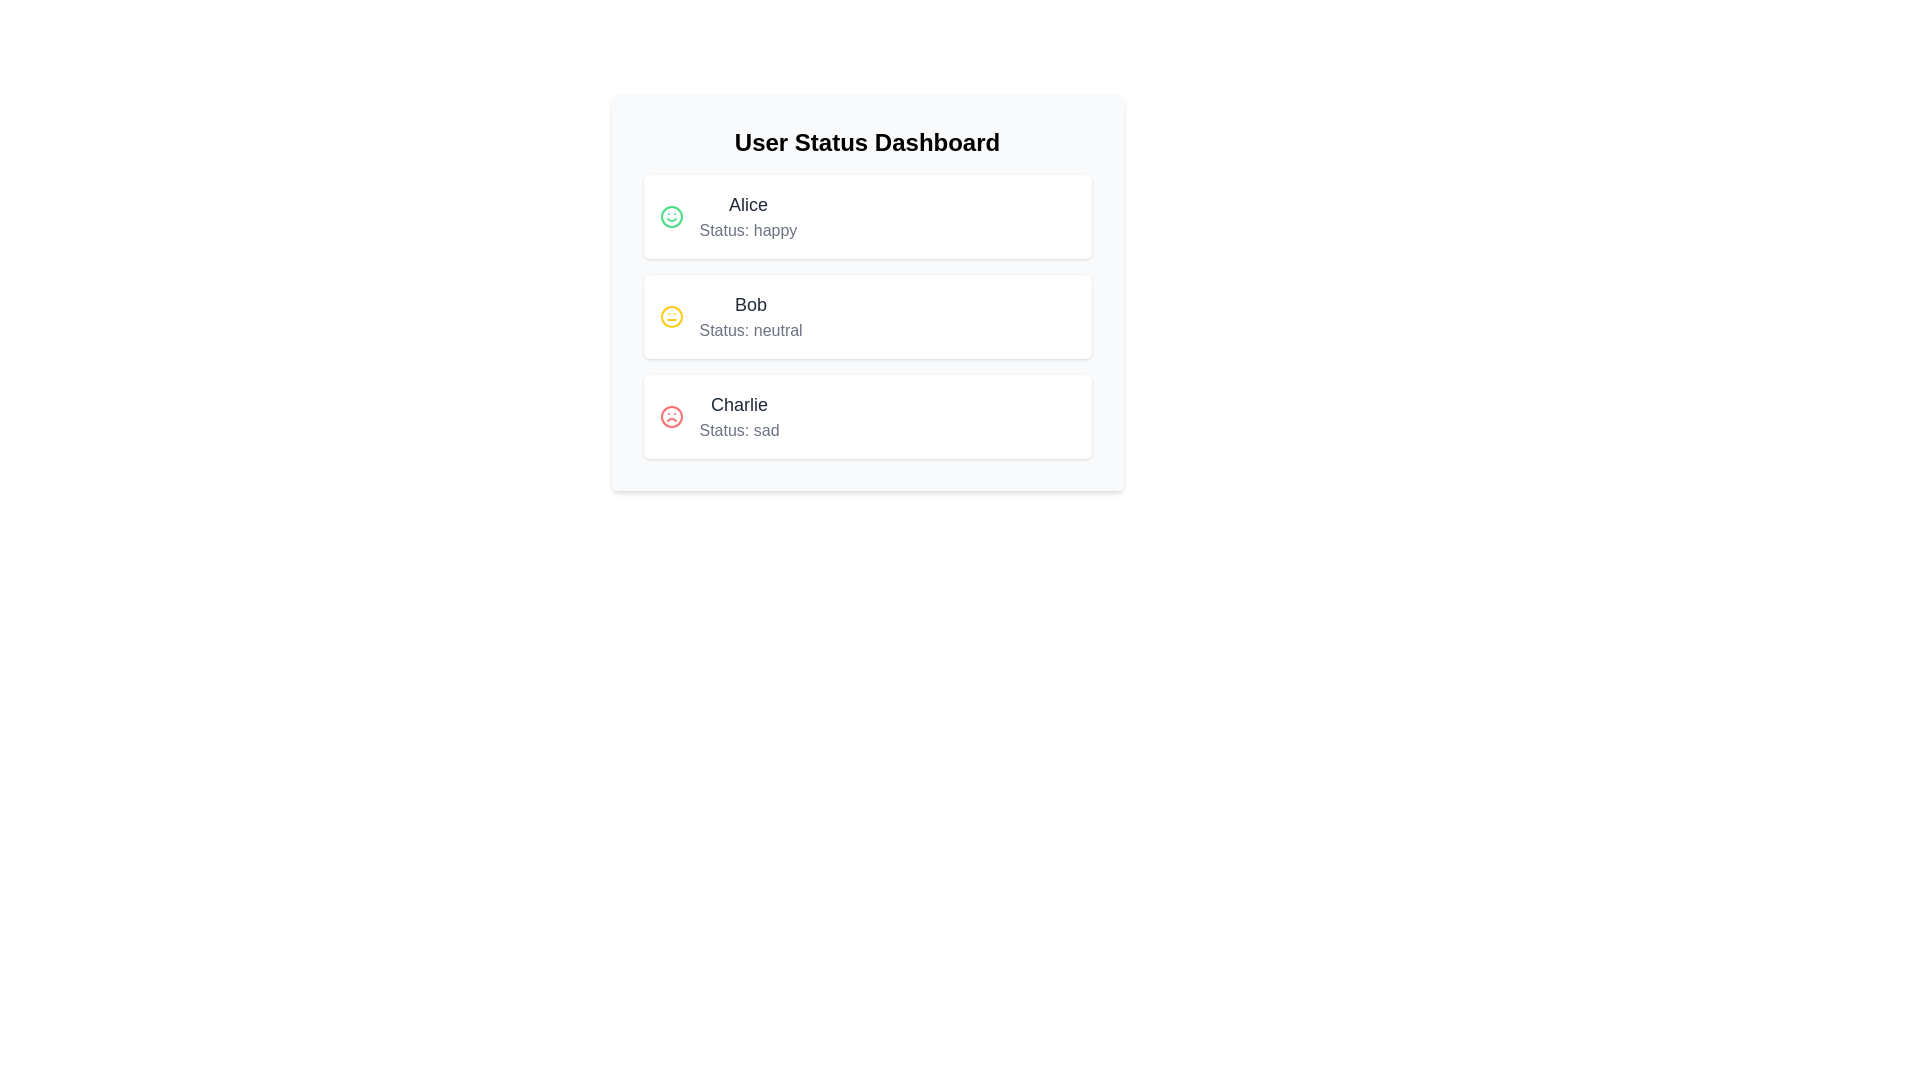 The width and height of the screenshot is (1920, 1080). Describe the element at coordinates (750, 304) in the screenshot. I see `text content of the username label ('Bob') located in the User Status Dashboard, specifically in the second card from the top, above 'Status: neutral'` at that location.